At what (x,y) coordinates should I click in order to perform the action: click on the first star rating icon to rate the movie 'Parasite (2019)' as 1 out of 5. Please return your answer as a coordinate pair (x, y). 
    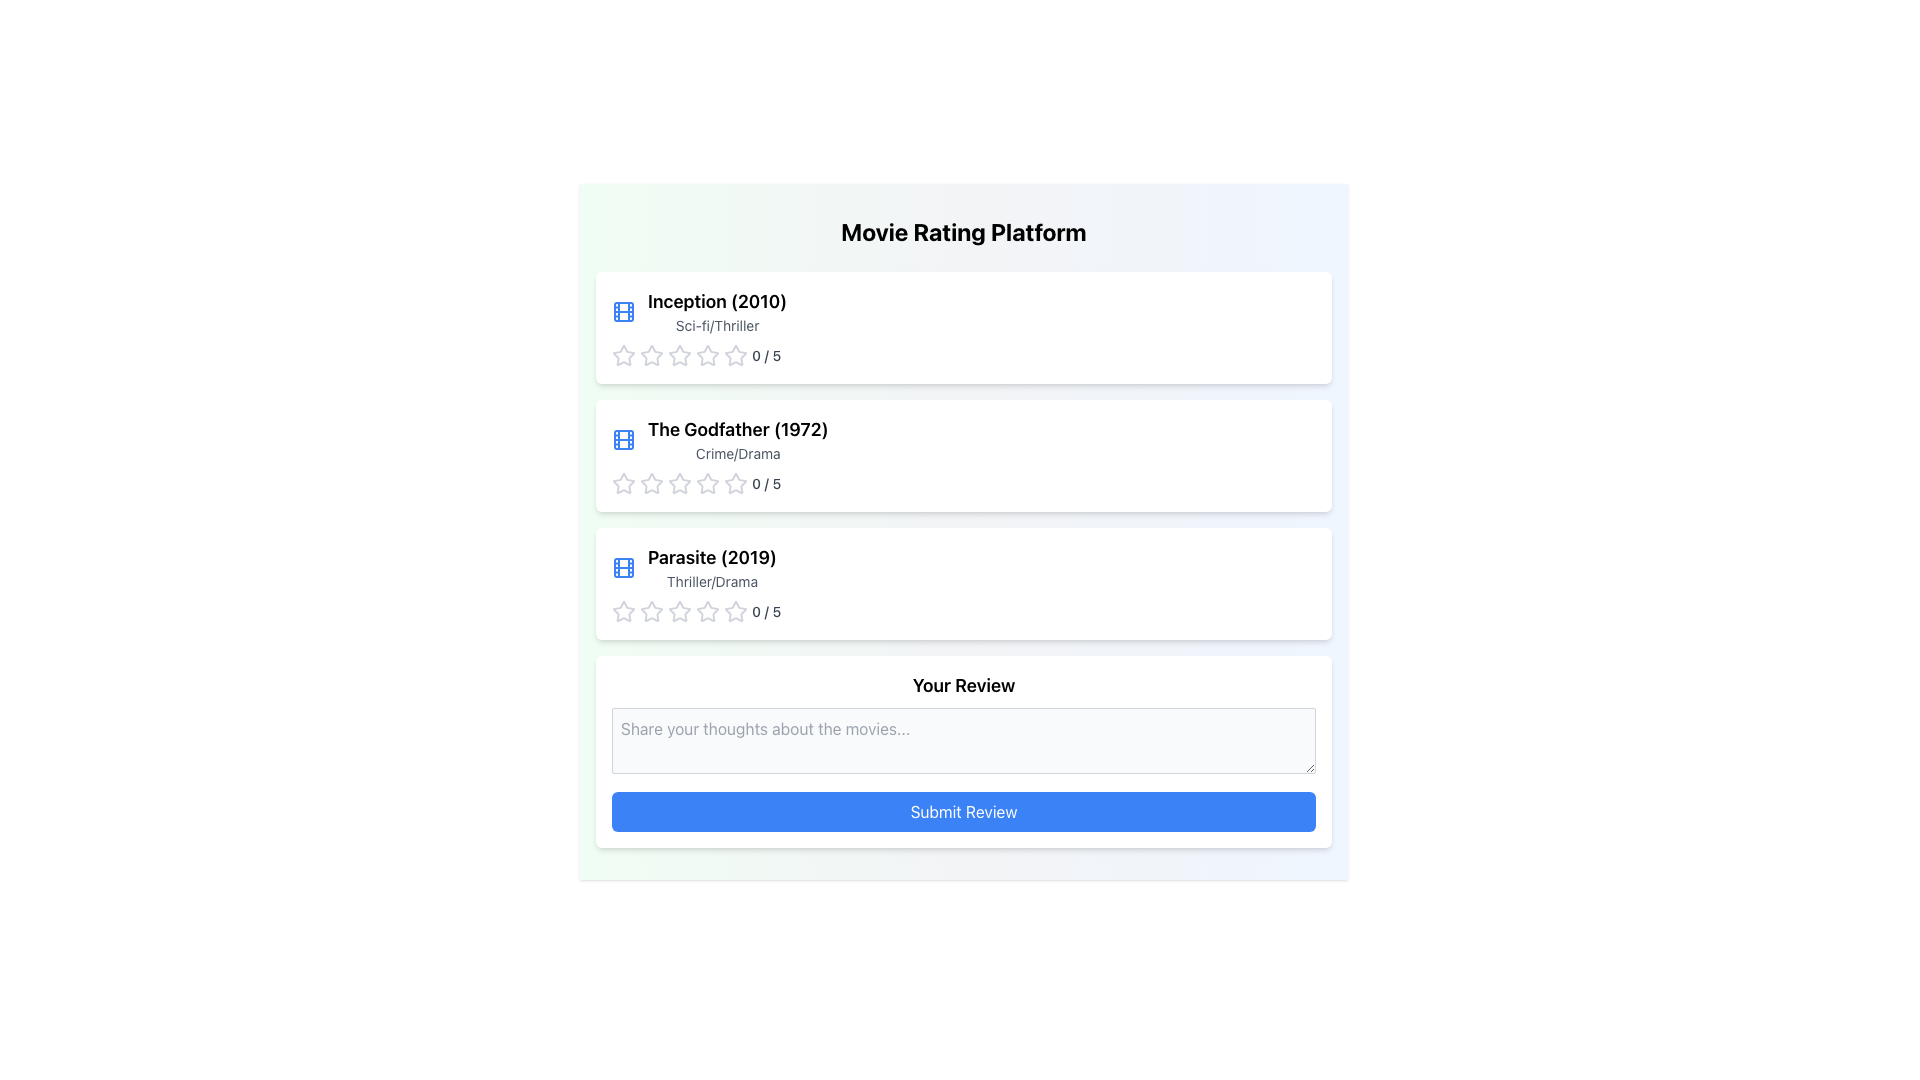
    Looking at the image, I should click on (680, 610).